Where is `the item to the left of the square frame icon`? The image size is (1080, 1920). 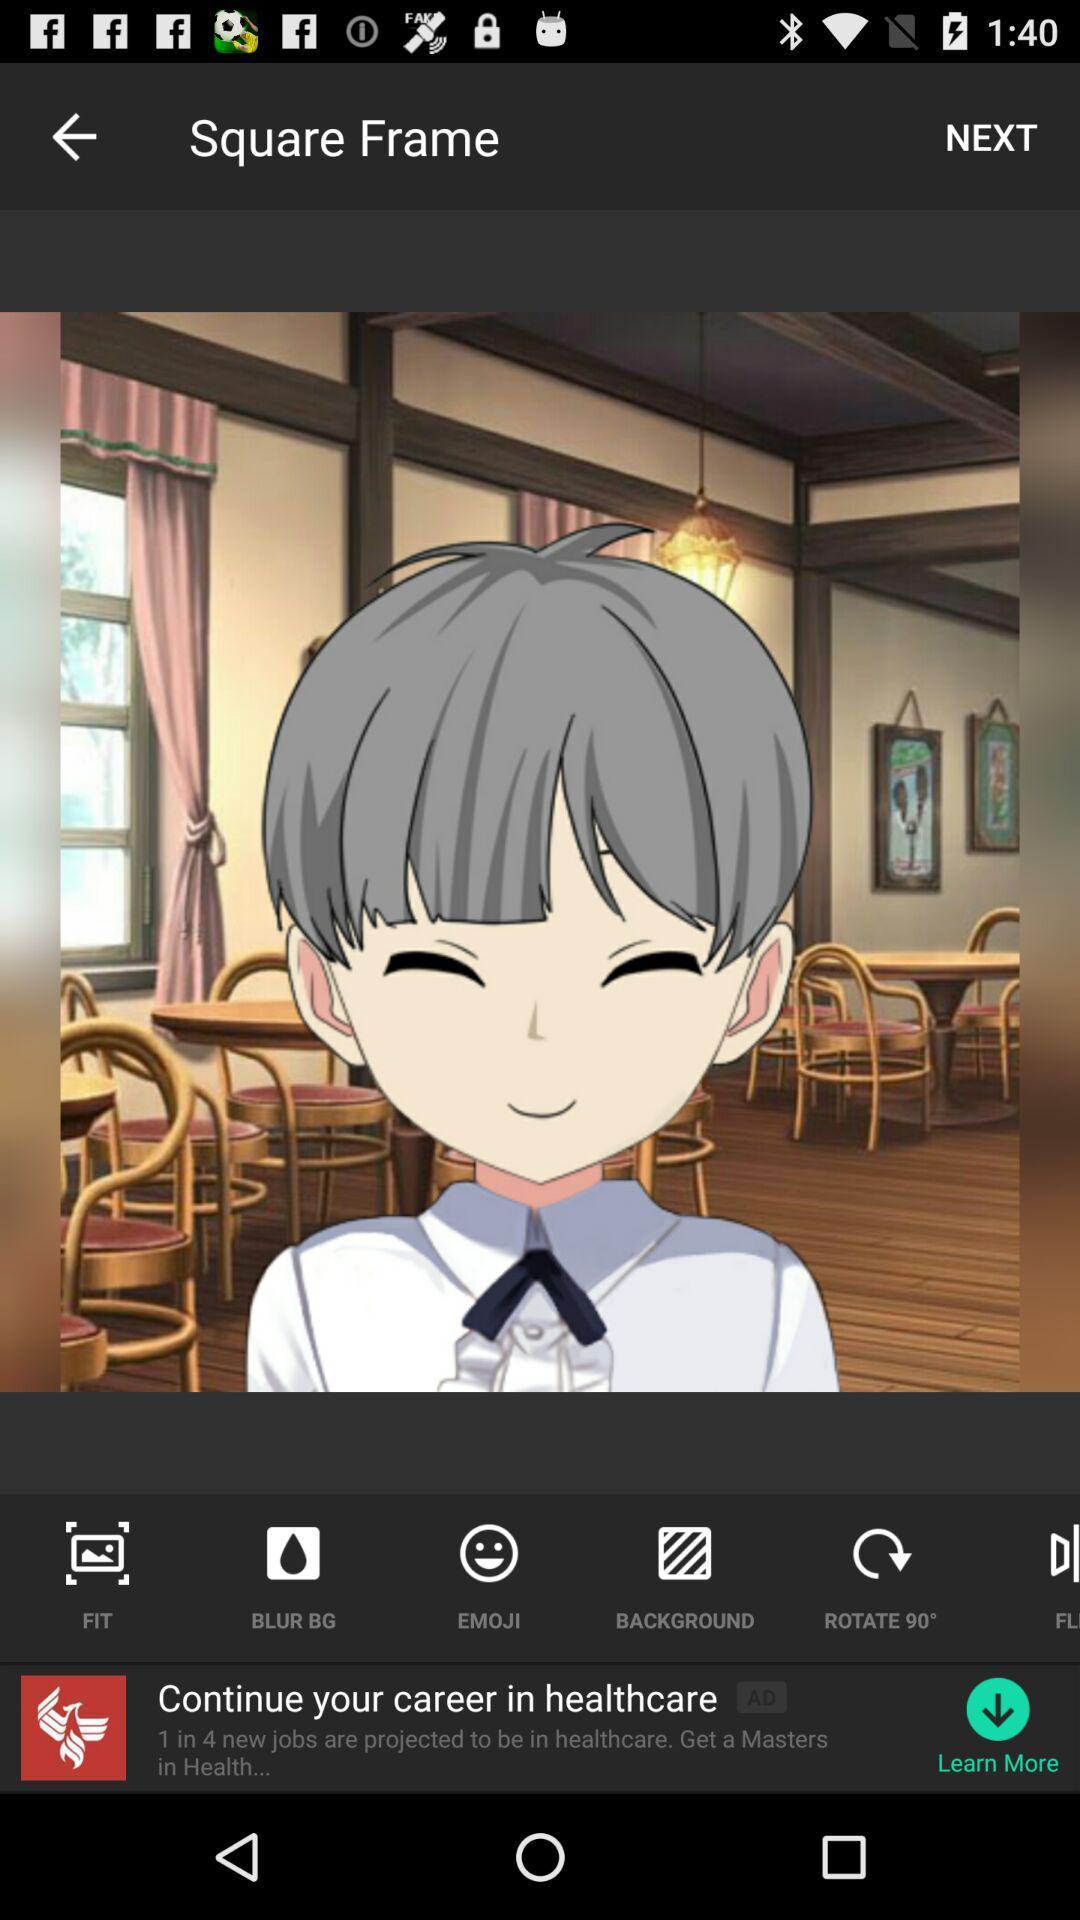 the item to the left of the square frame icon is located at coordinates (72, 135).